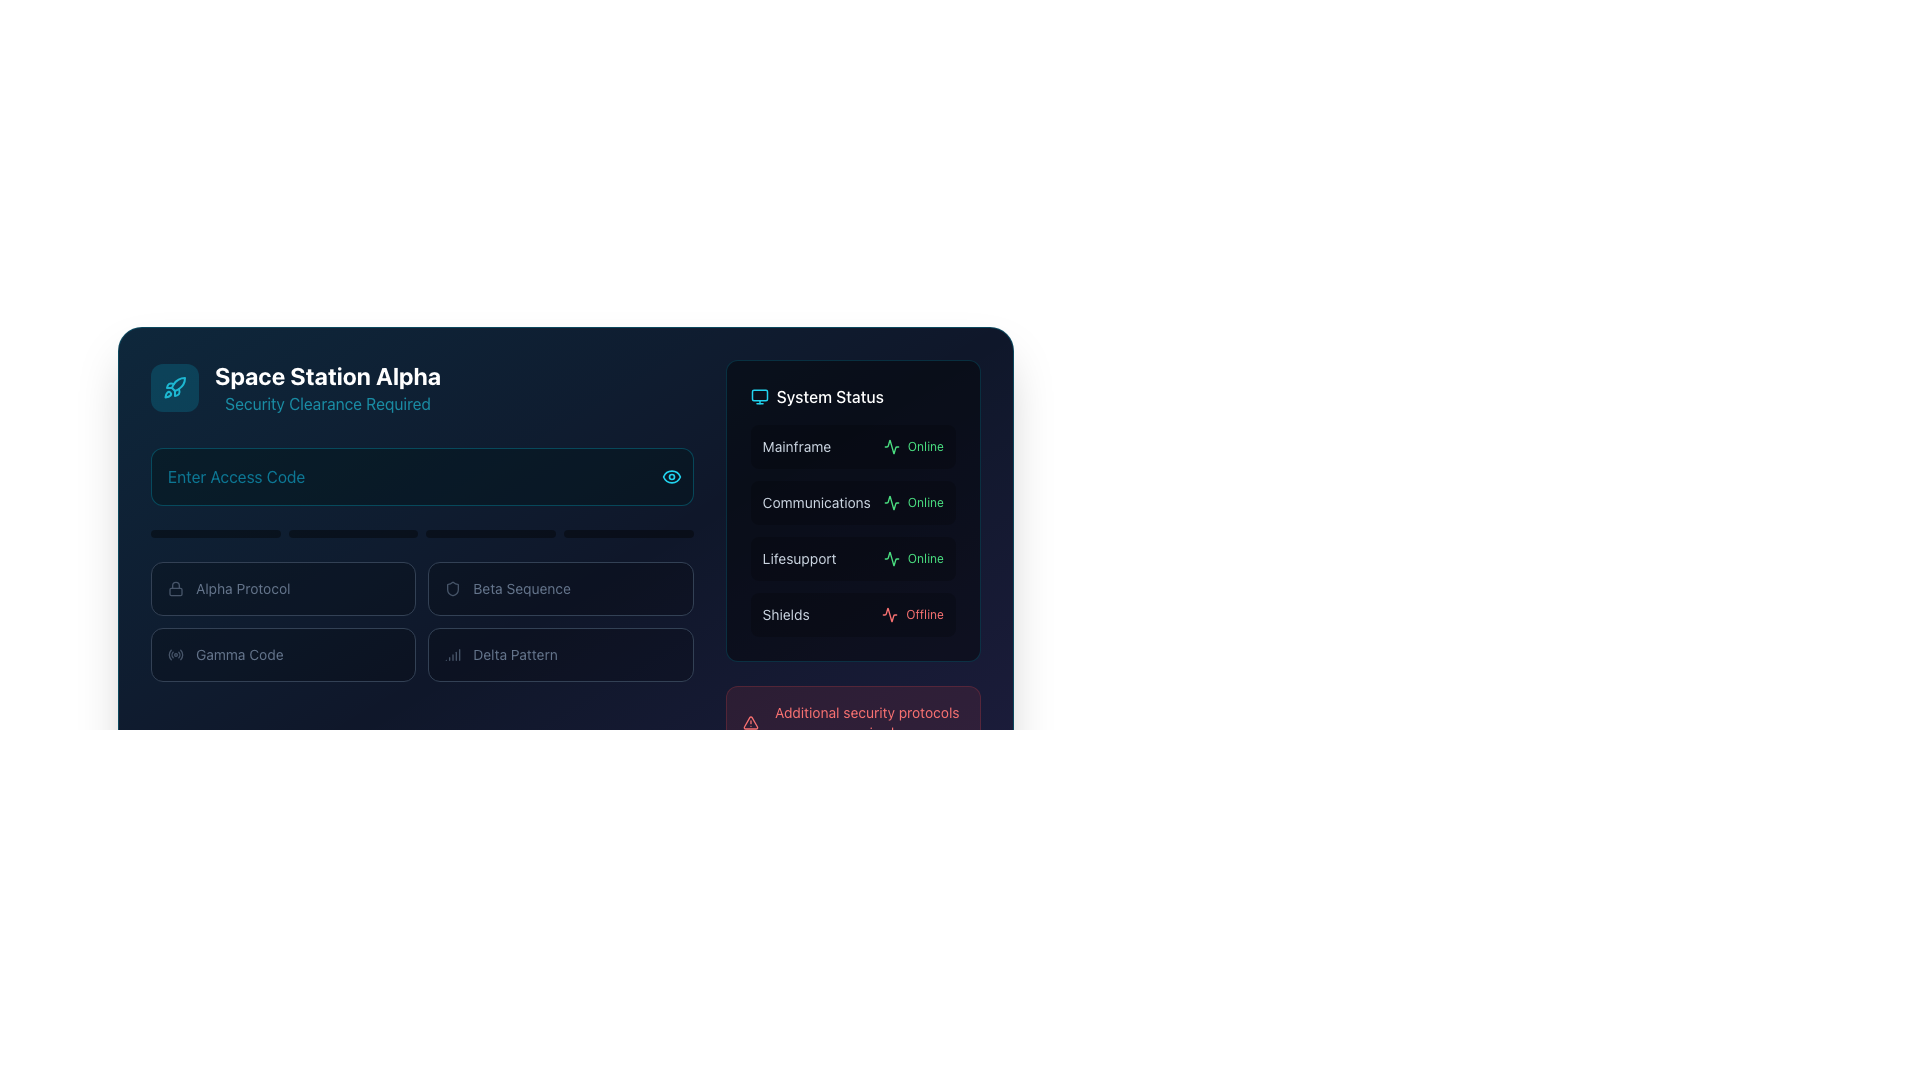  I want to click on the dynamic waveform icon representing the system status in the top-right quadrant of the interface, adjacent to the 'Mainframe' label, to check for status indication, so click(890, 501).